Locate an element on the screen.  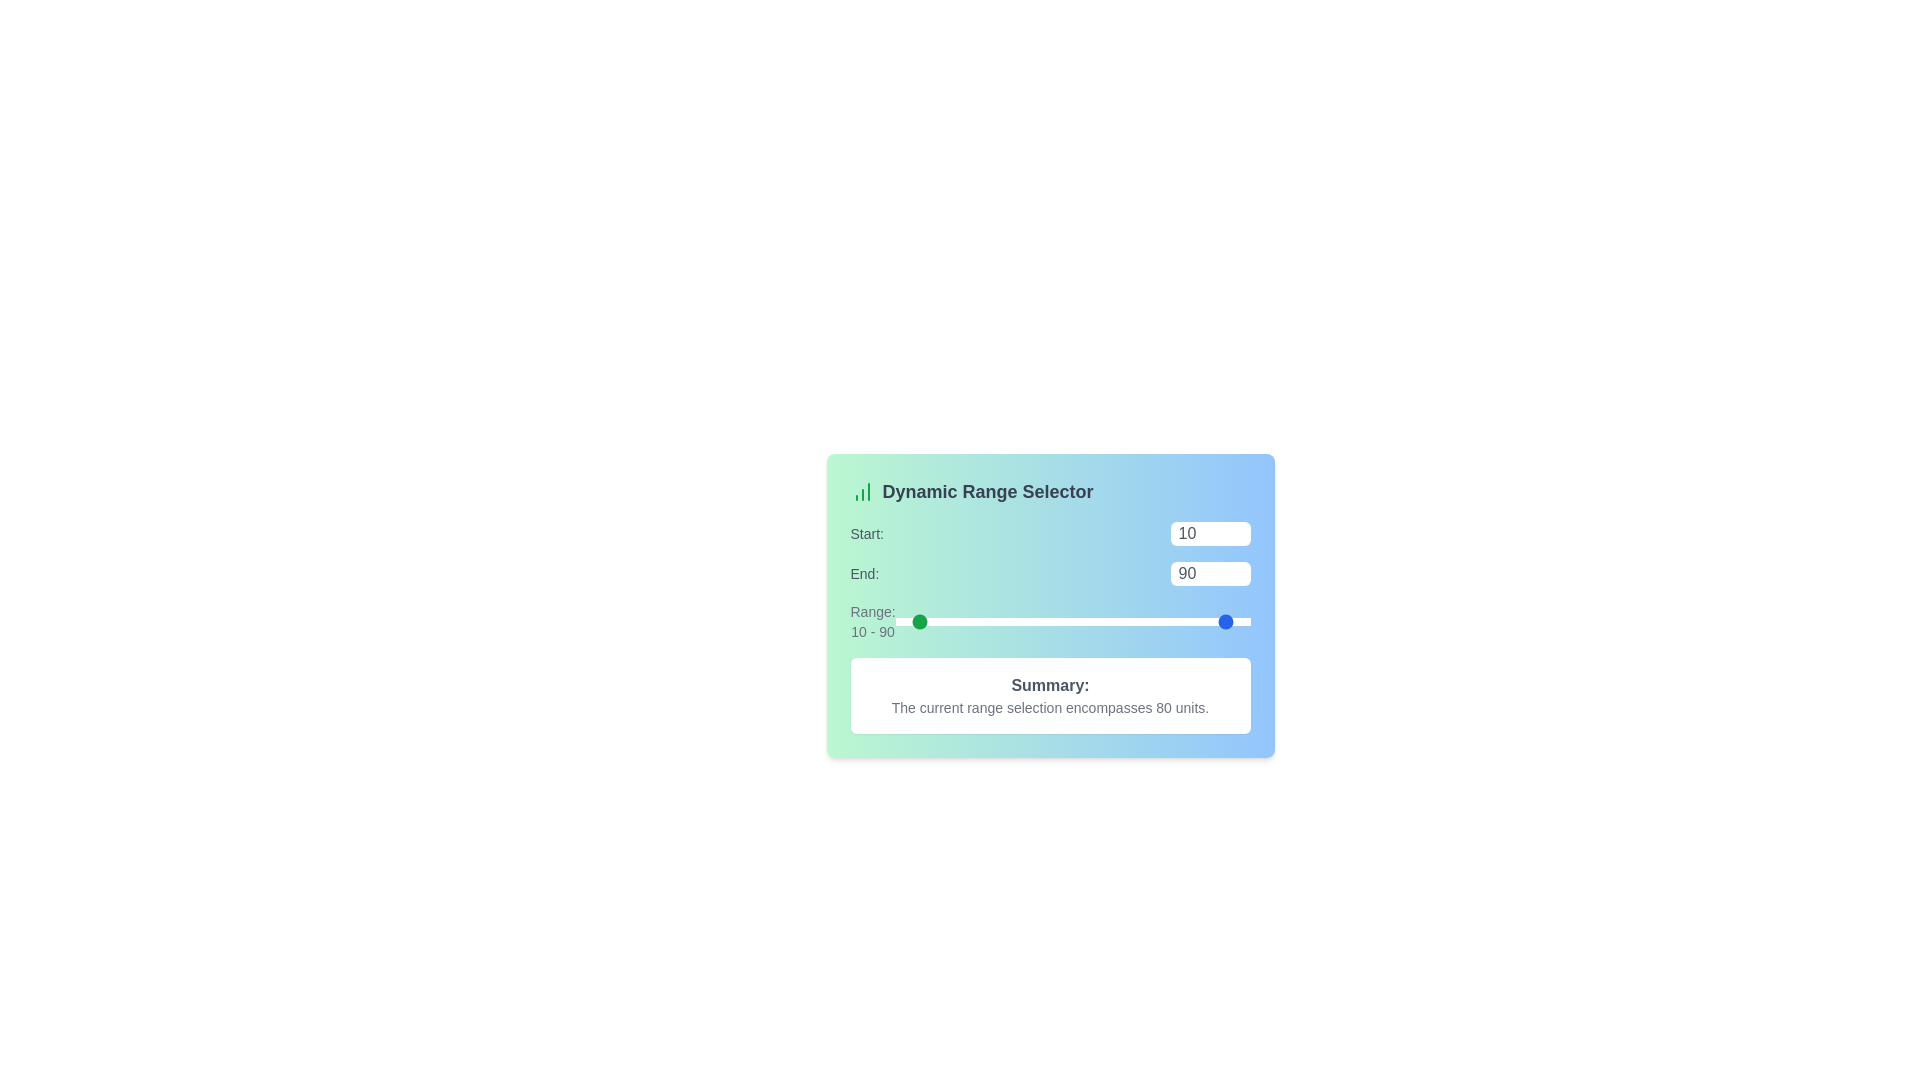
the 'Start' range slider to 0 is located at coordinates (894, 620).